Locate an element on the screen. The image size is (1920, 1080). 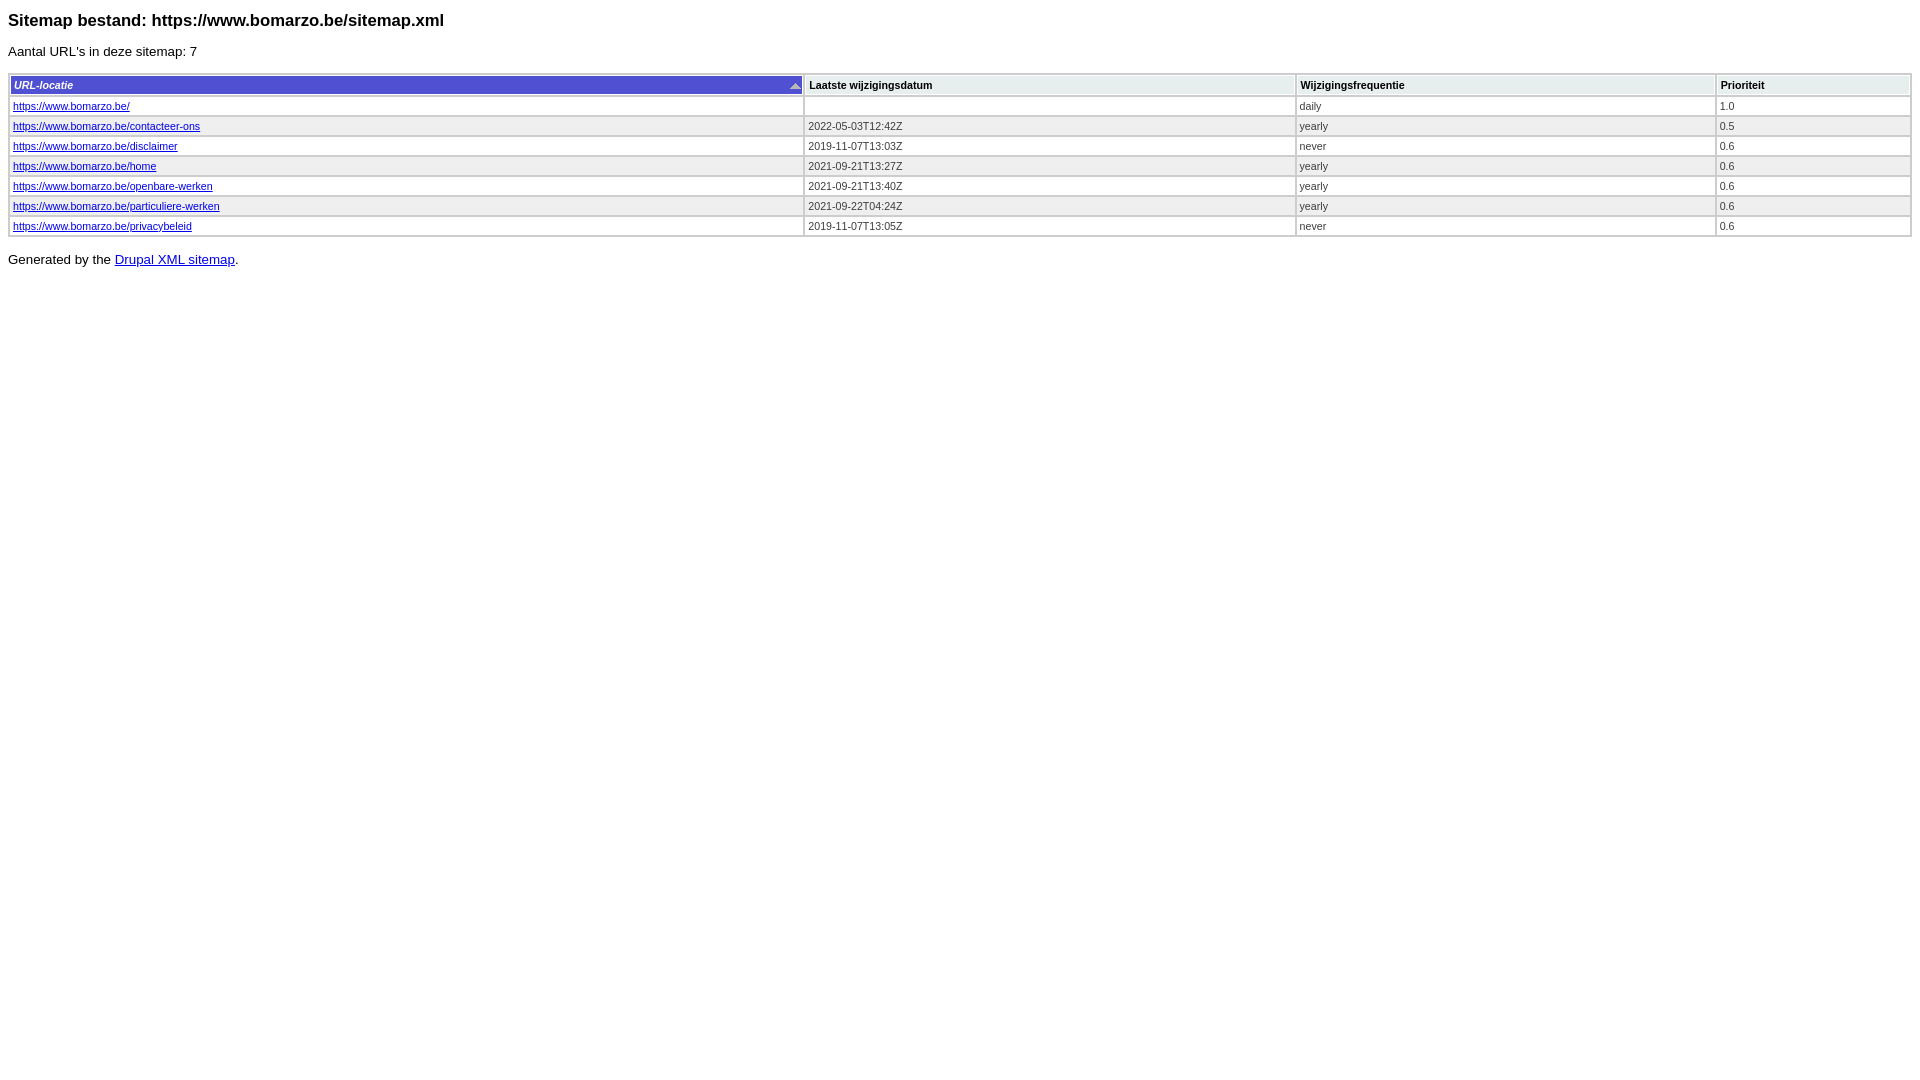
'Drupal XML sitemap' is located at coordinates (174, 258).